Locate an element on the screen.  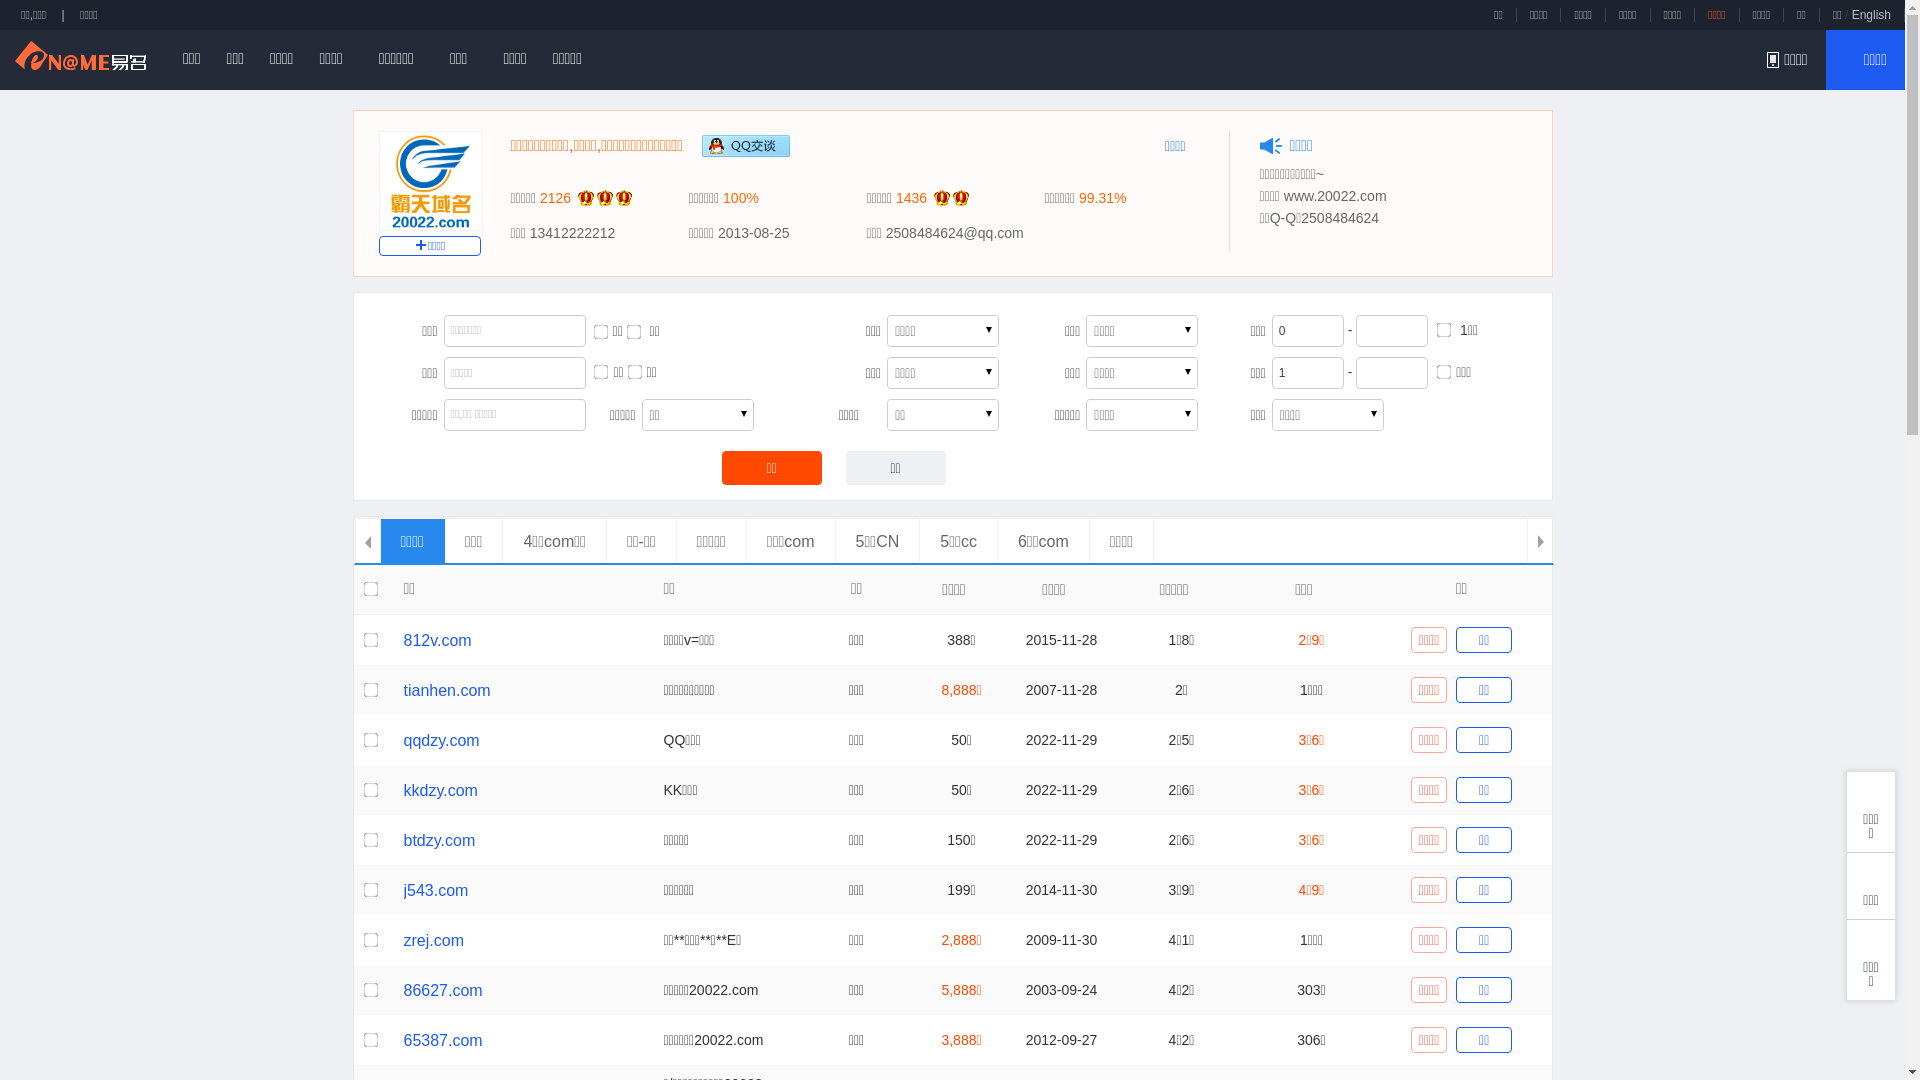
'btdzy.com' is located at coordinates (439, 840).